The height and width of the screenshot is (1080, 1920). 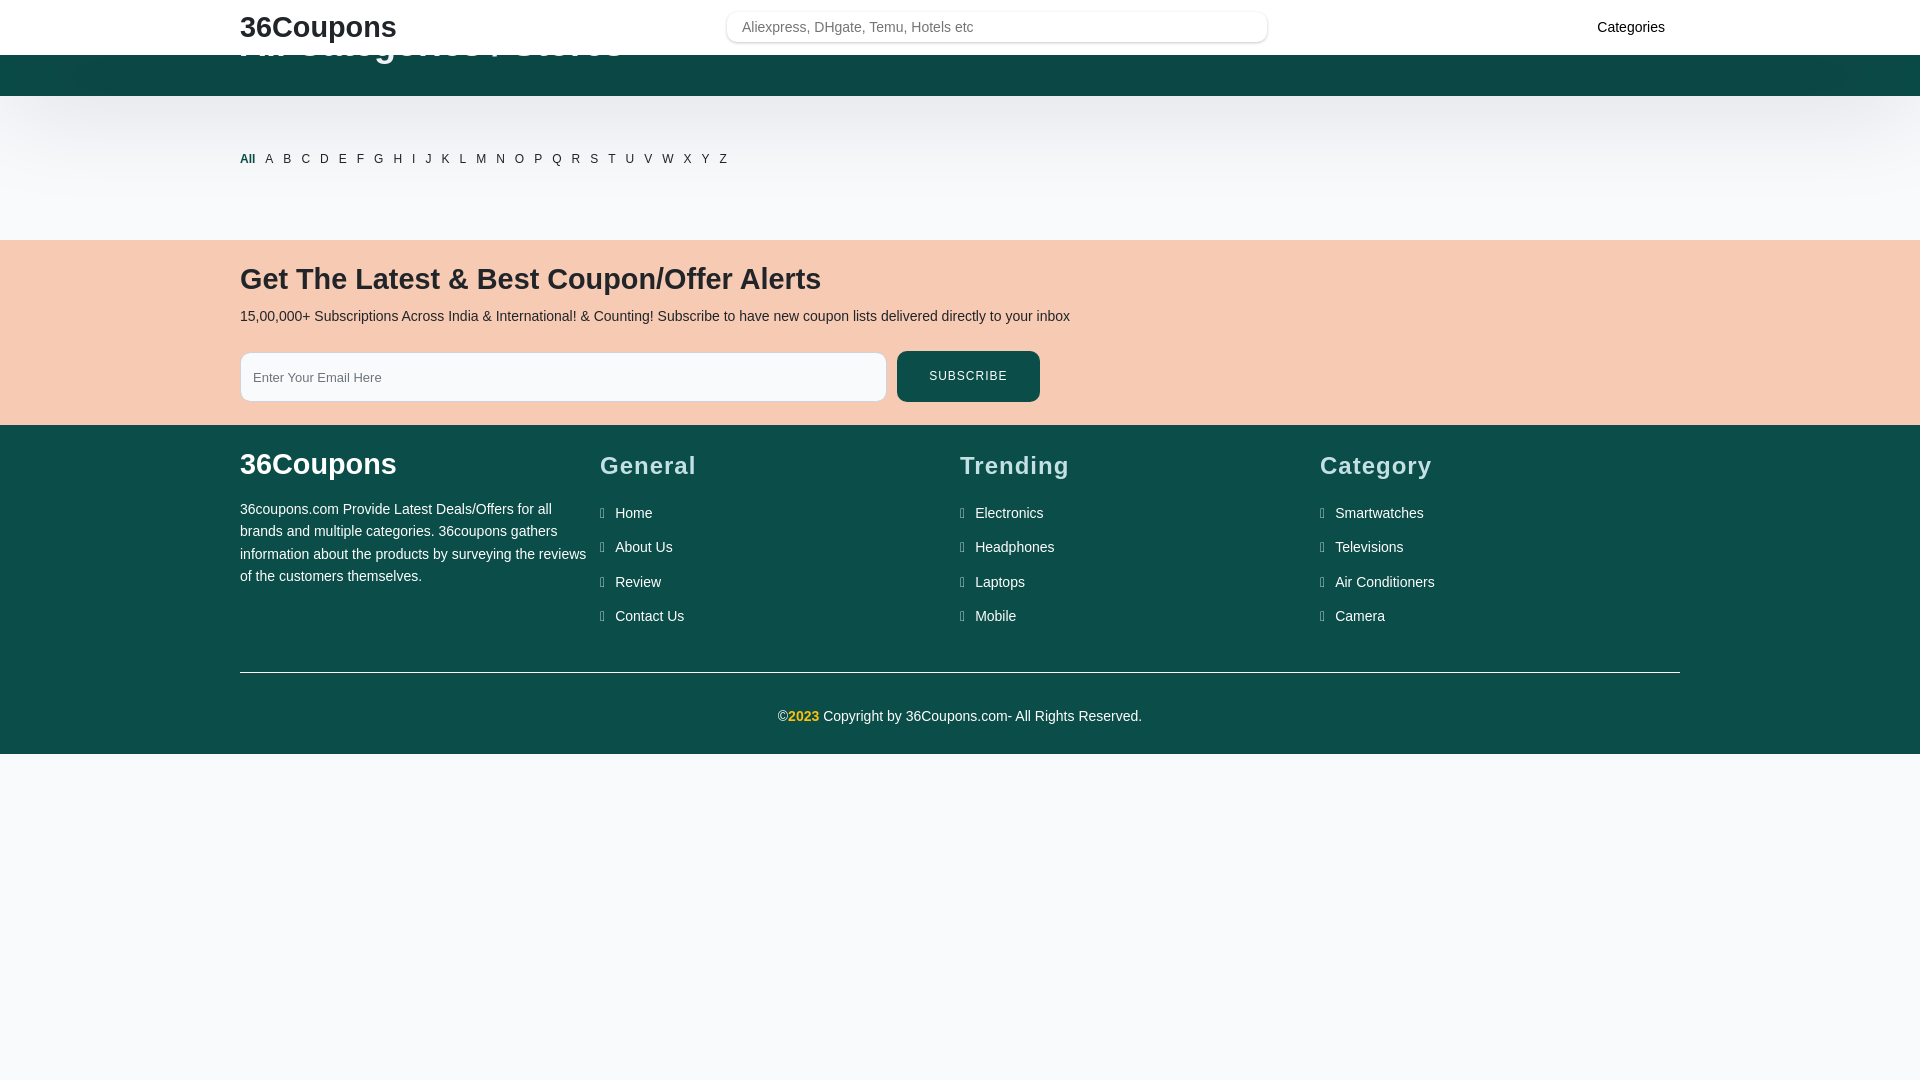 What do you see at coordinates (632, 512) in the screenshot?
I see `'Home'` at bounding box center [632, 512].